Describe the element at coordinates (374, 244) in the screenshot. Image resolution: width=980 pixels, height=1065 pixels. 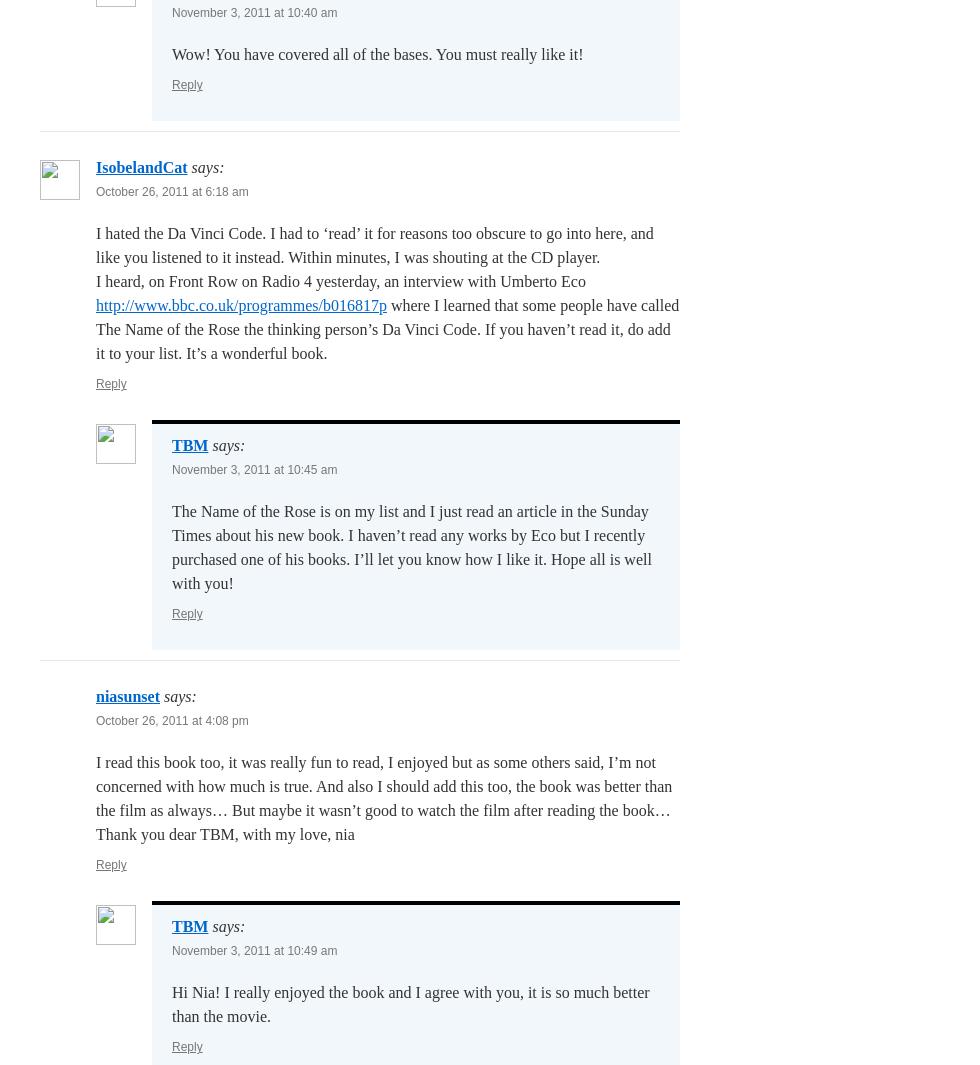
I see `'I hated the Da Vinci Code. I had to ‘read’ it for reasons too obscure to go into here, and like you listened to it instead. Within minutes, I was shouting at the CD player.'` at that location.